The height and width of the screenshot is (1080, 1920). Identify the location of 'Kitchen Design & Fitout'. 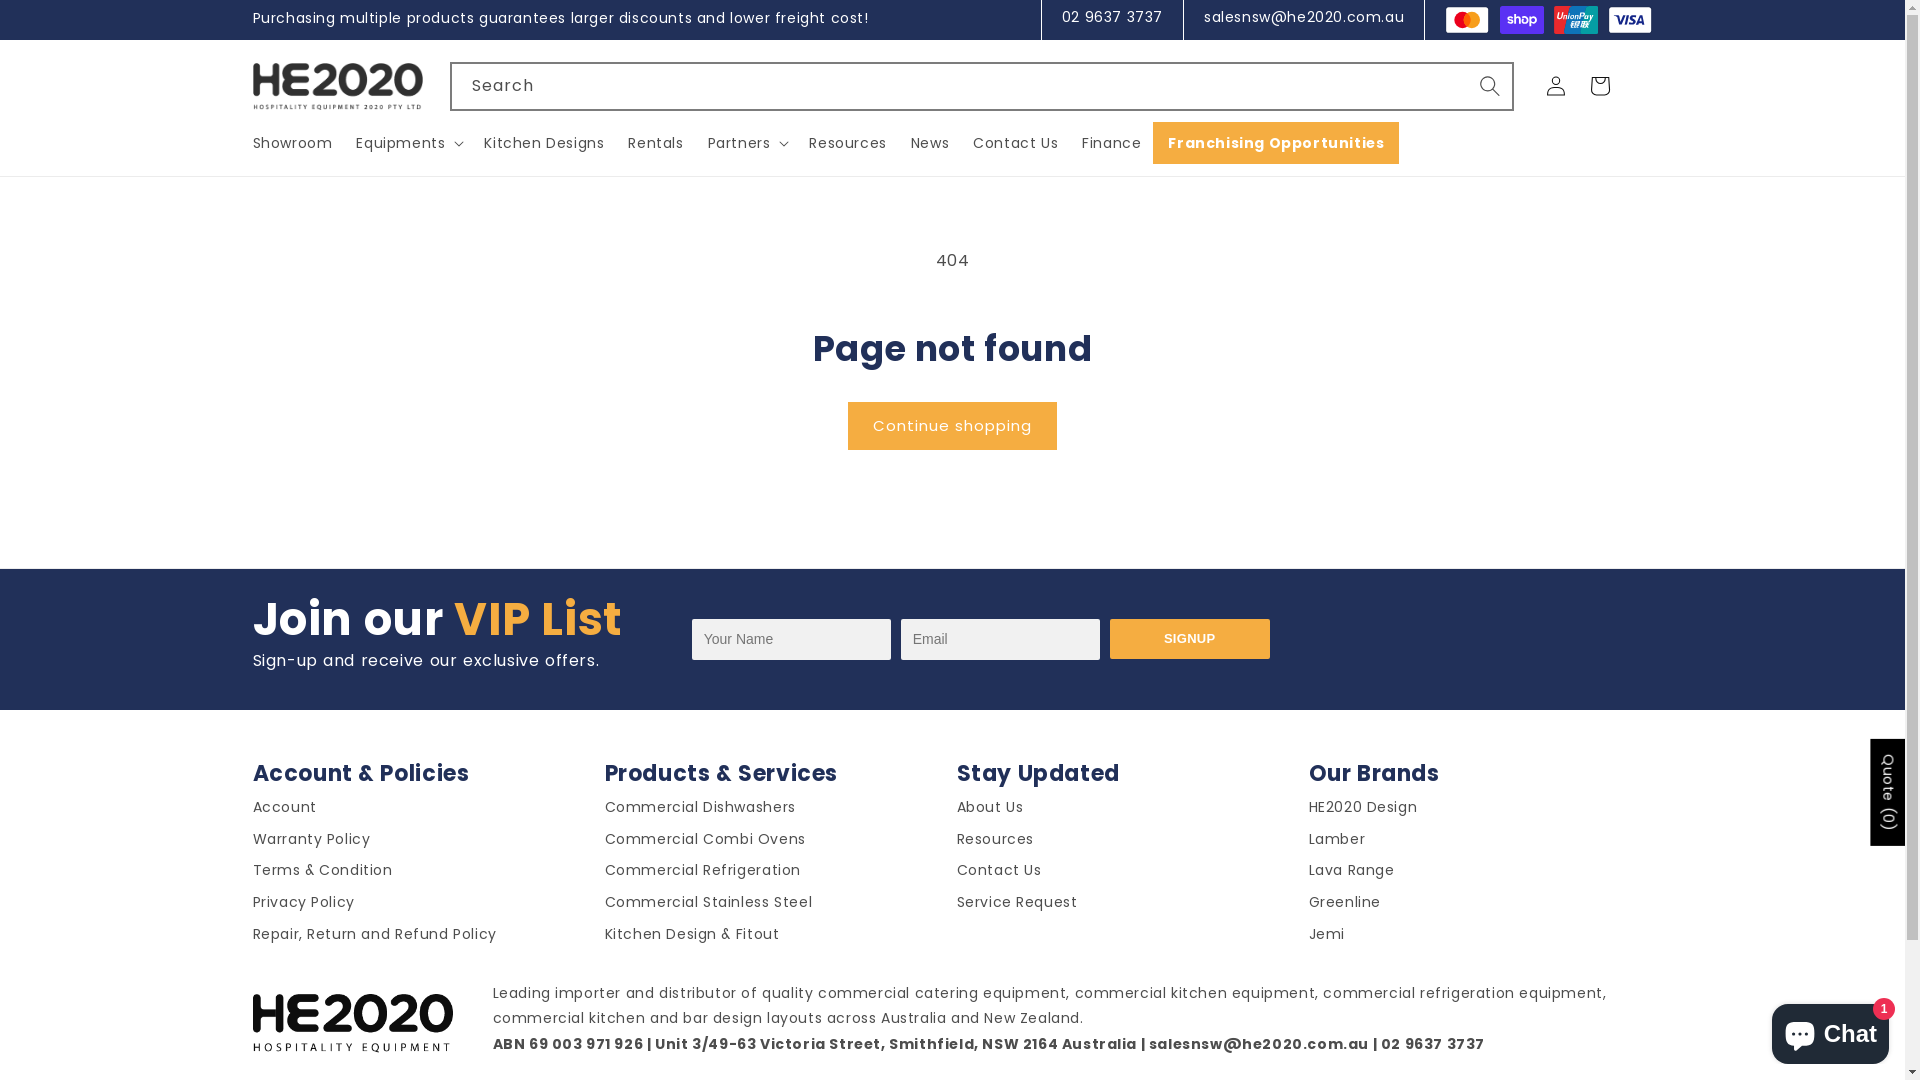
(691, 938).